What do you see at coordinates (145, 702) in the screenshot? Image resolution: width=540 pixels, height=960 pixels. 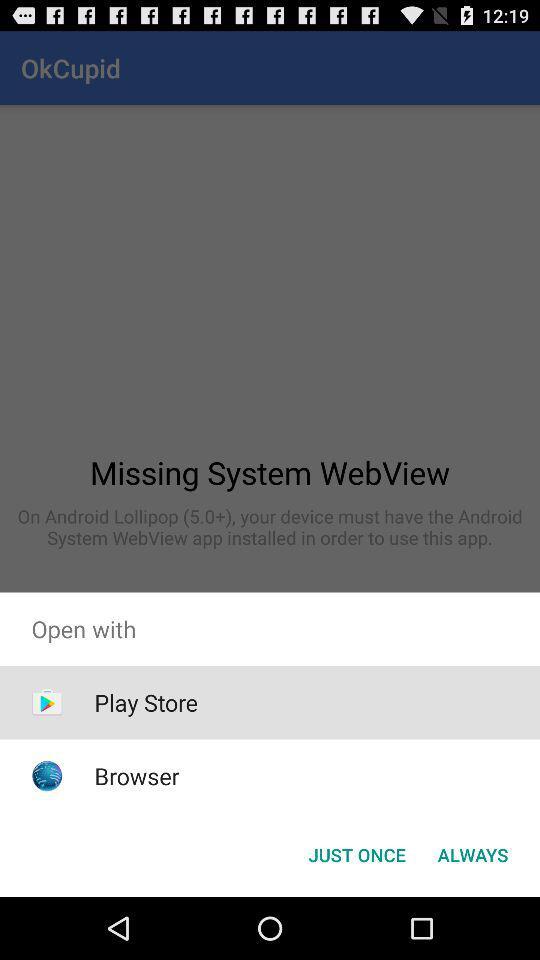 I see `the item below open with app` at bounding box center [145, 702].